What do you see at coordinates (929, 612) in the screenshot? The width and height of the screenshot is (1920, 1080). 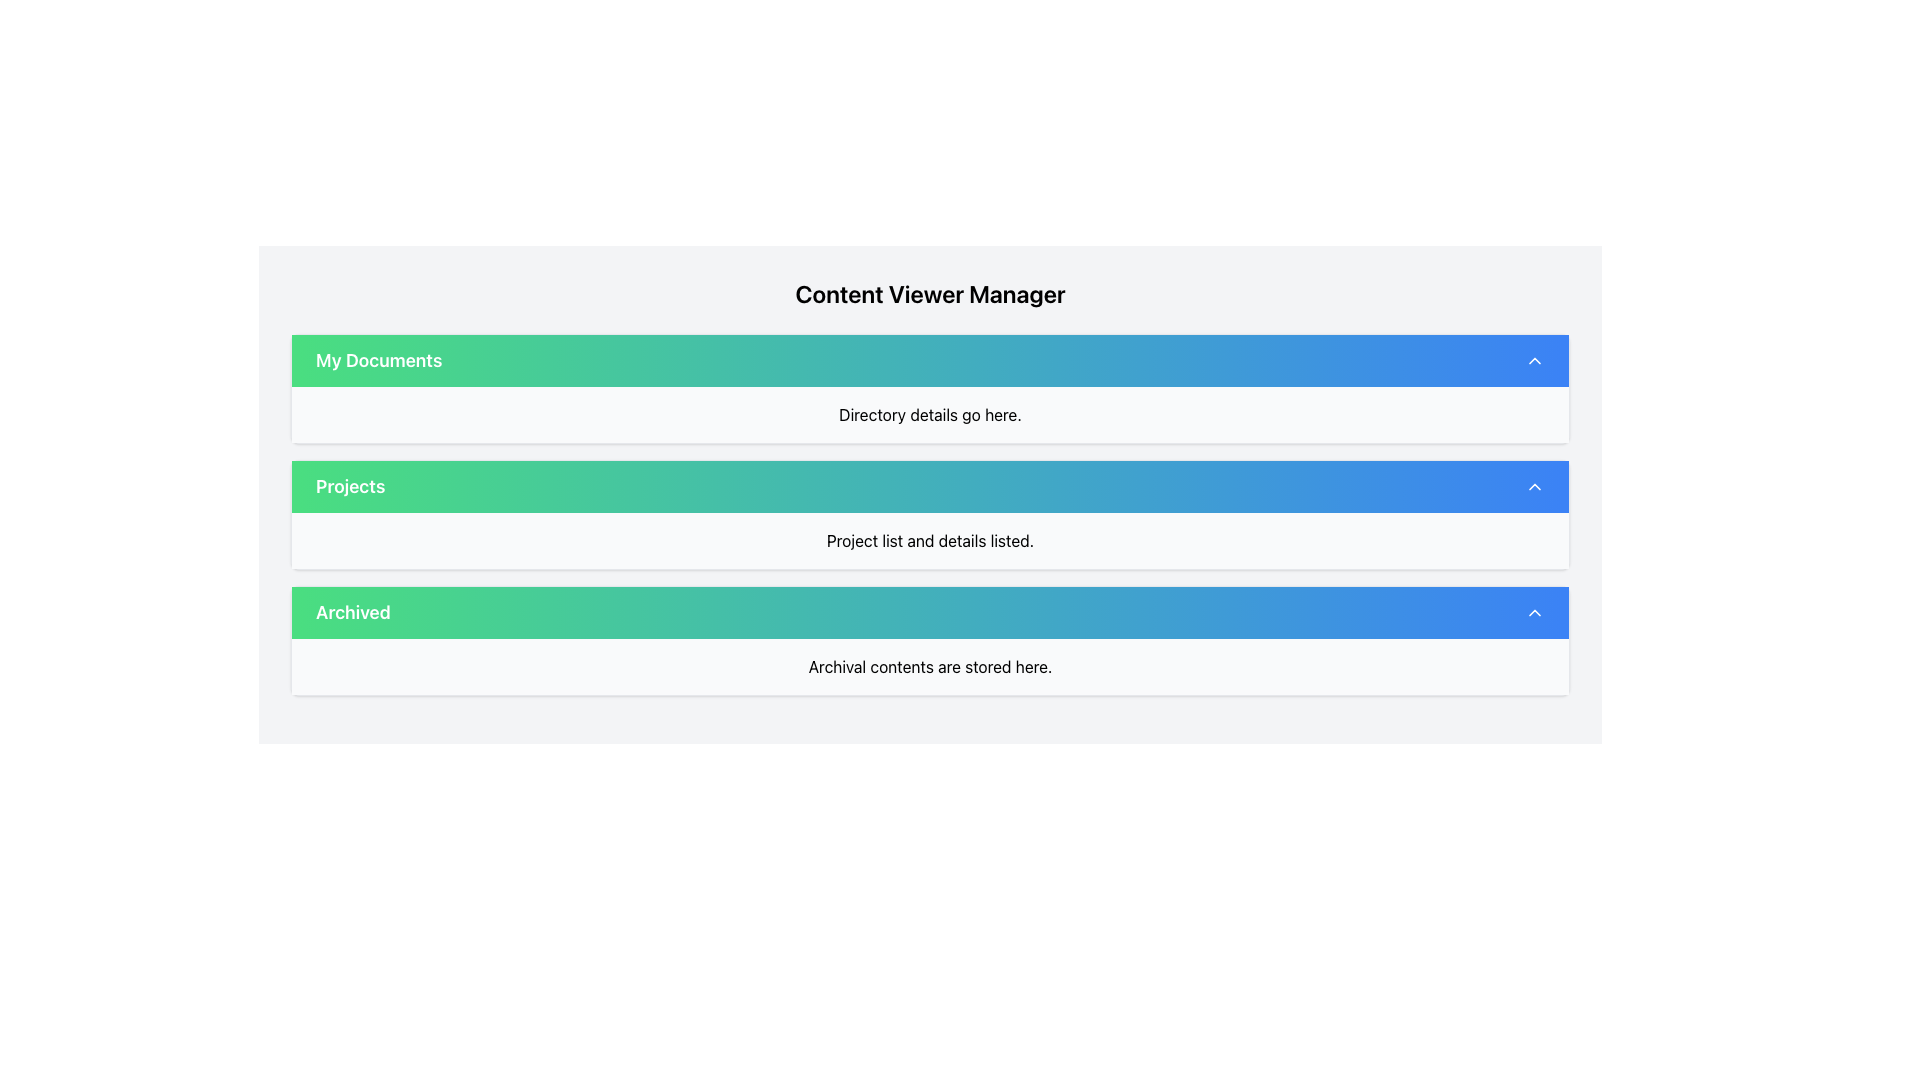 I see `the 'Archived' button, which is the third button in a column of gradient buttons` at bounding box center [929, 612].